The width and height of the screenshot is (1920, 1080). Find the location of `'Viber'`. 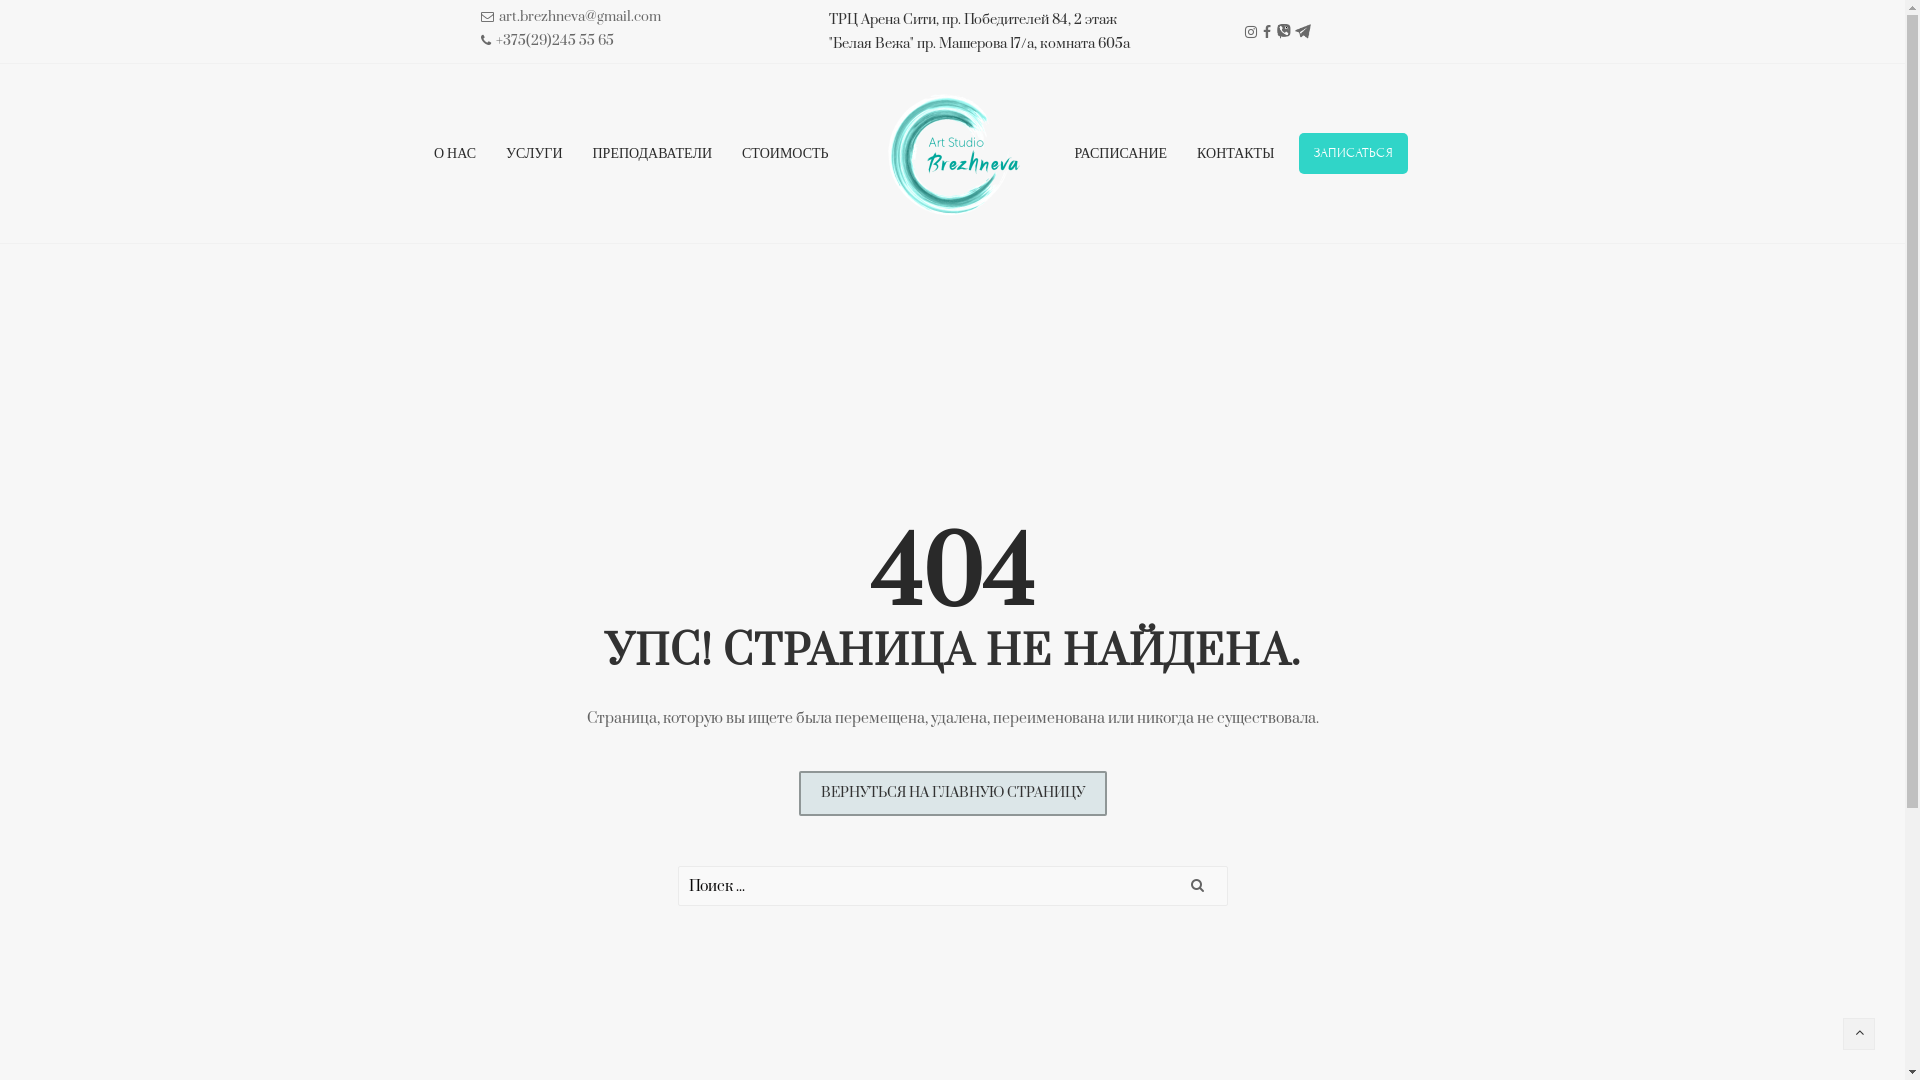

'Viber' is located at coordinates (1283, 31).